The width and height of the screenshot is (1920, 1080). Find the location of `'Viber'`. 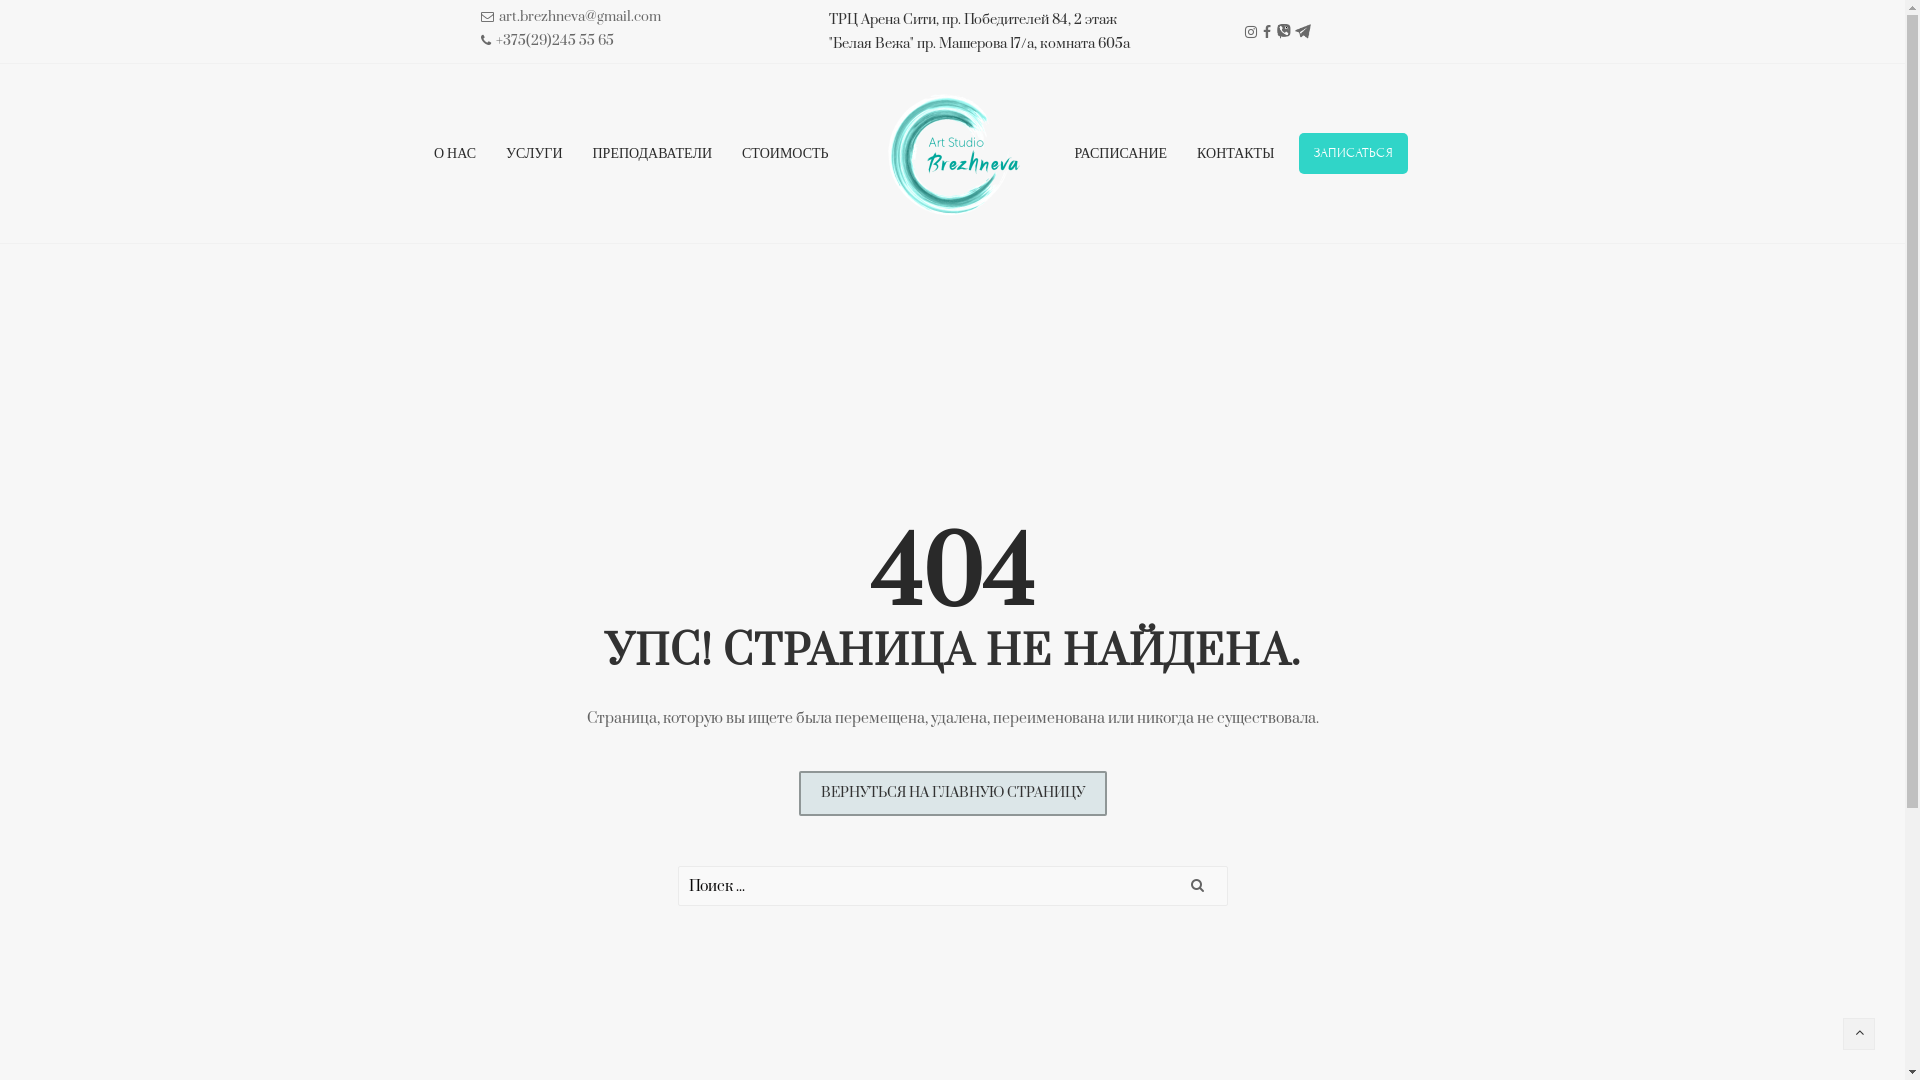

'Viber' is located at coordinates (1283, 31).